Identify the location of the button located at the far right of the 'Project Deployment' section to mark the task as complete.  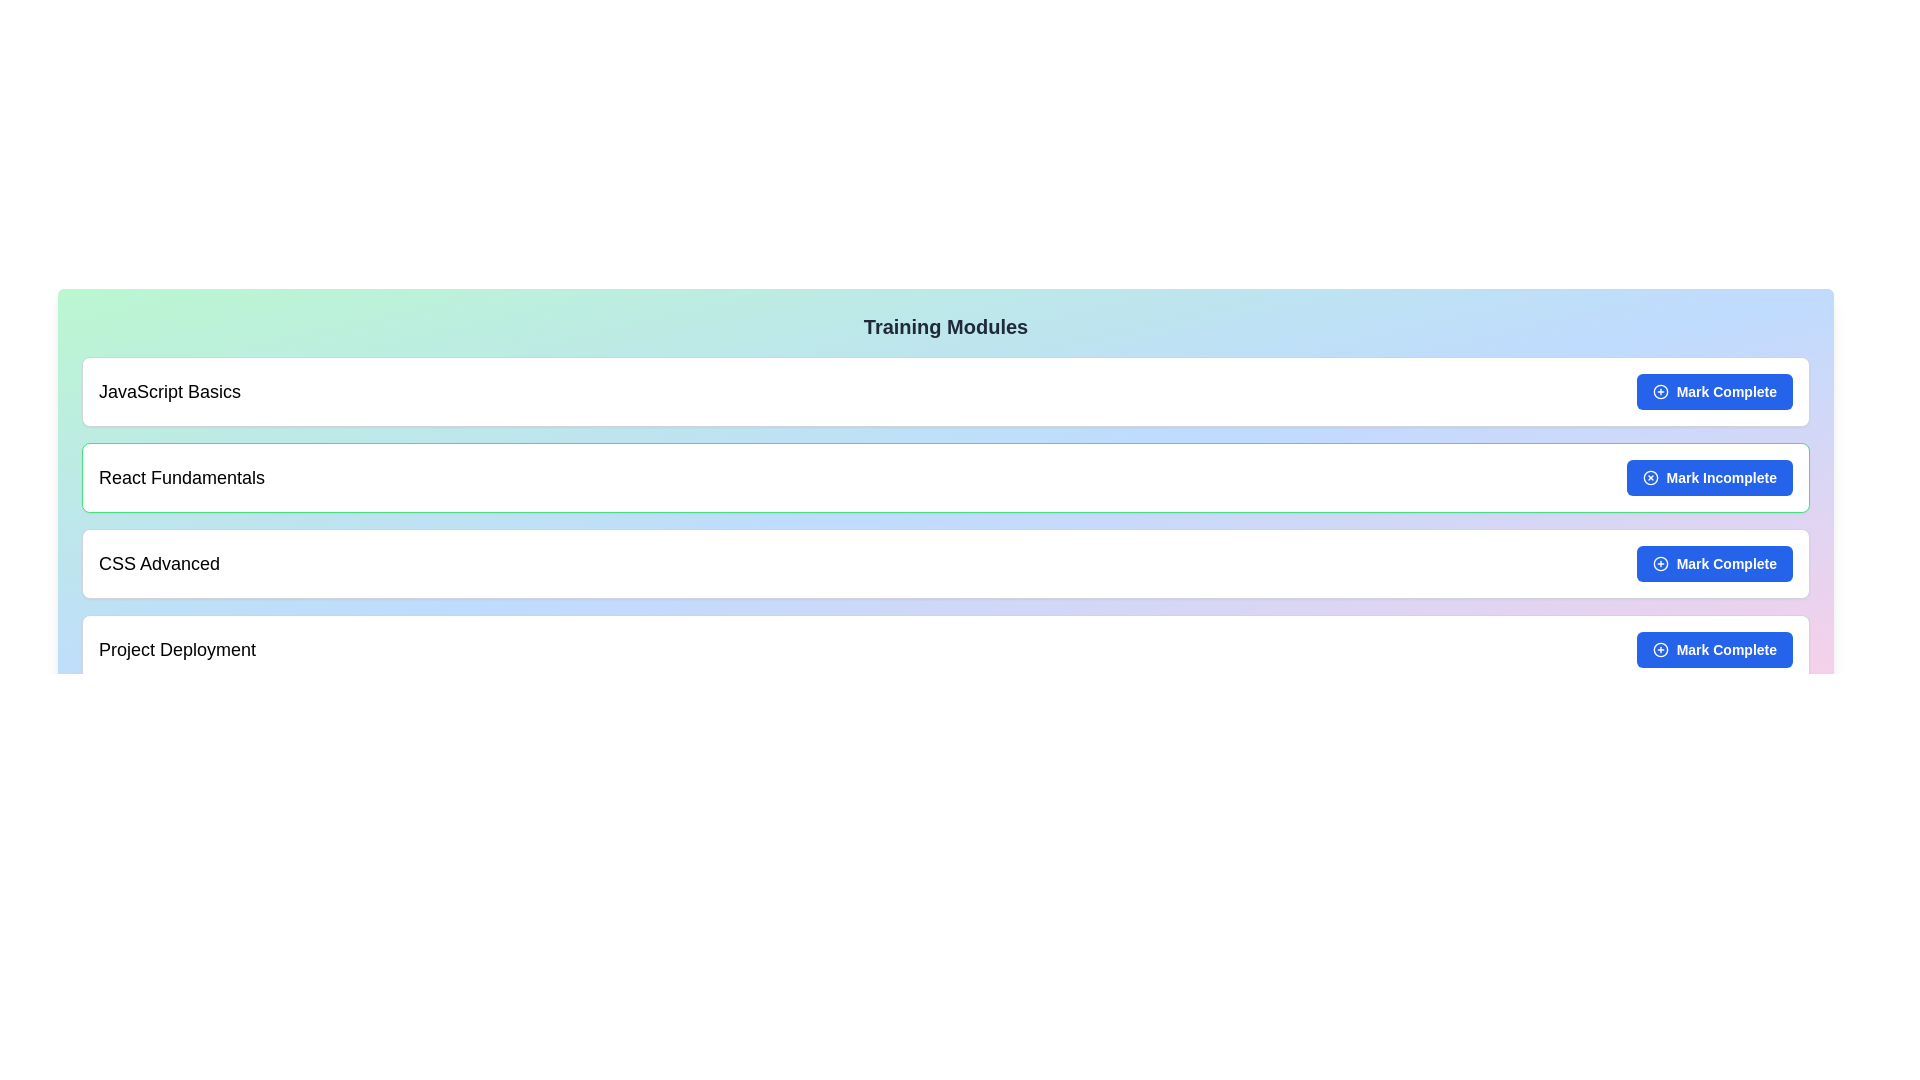
(1713, 650).